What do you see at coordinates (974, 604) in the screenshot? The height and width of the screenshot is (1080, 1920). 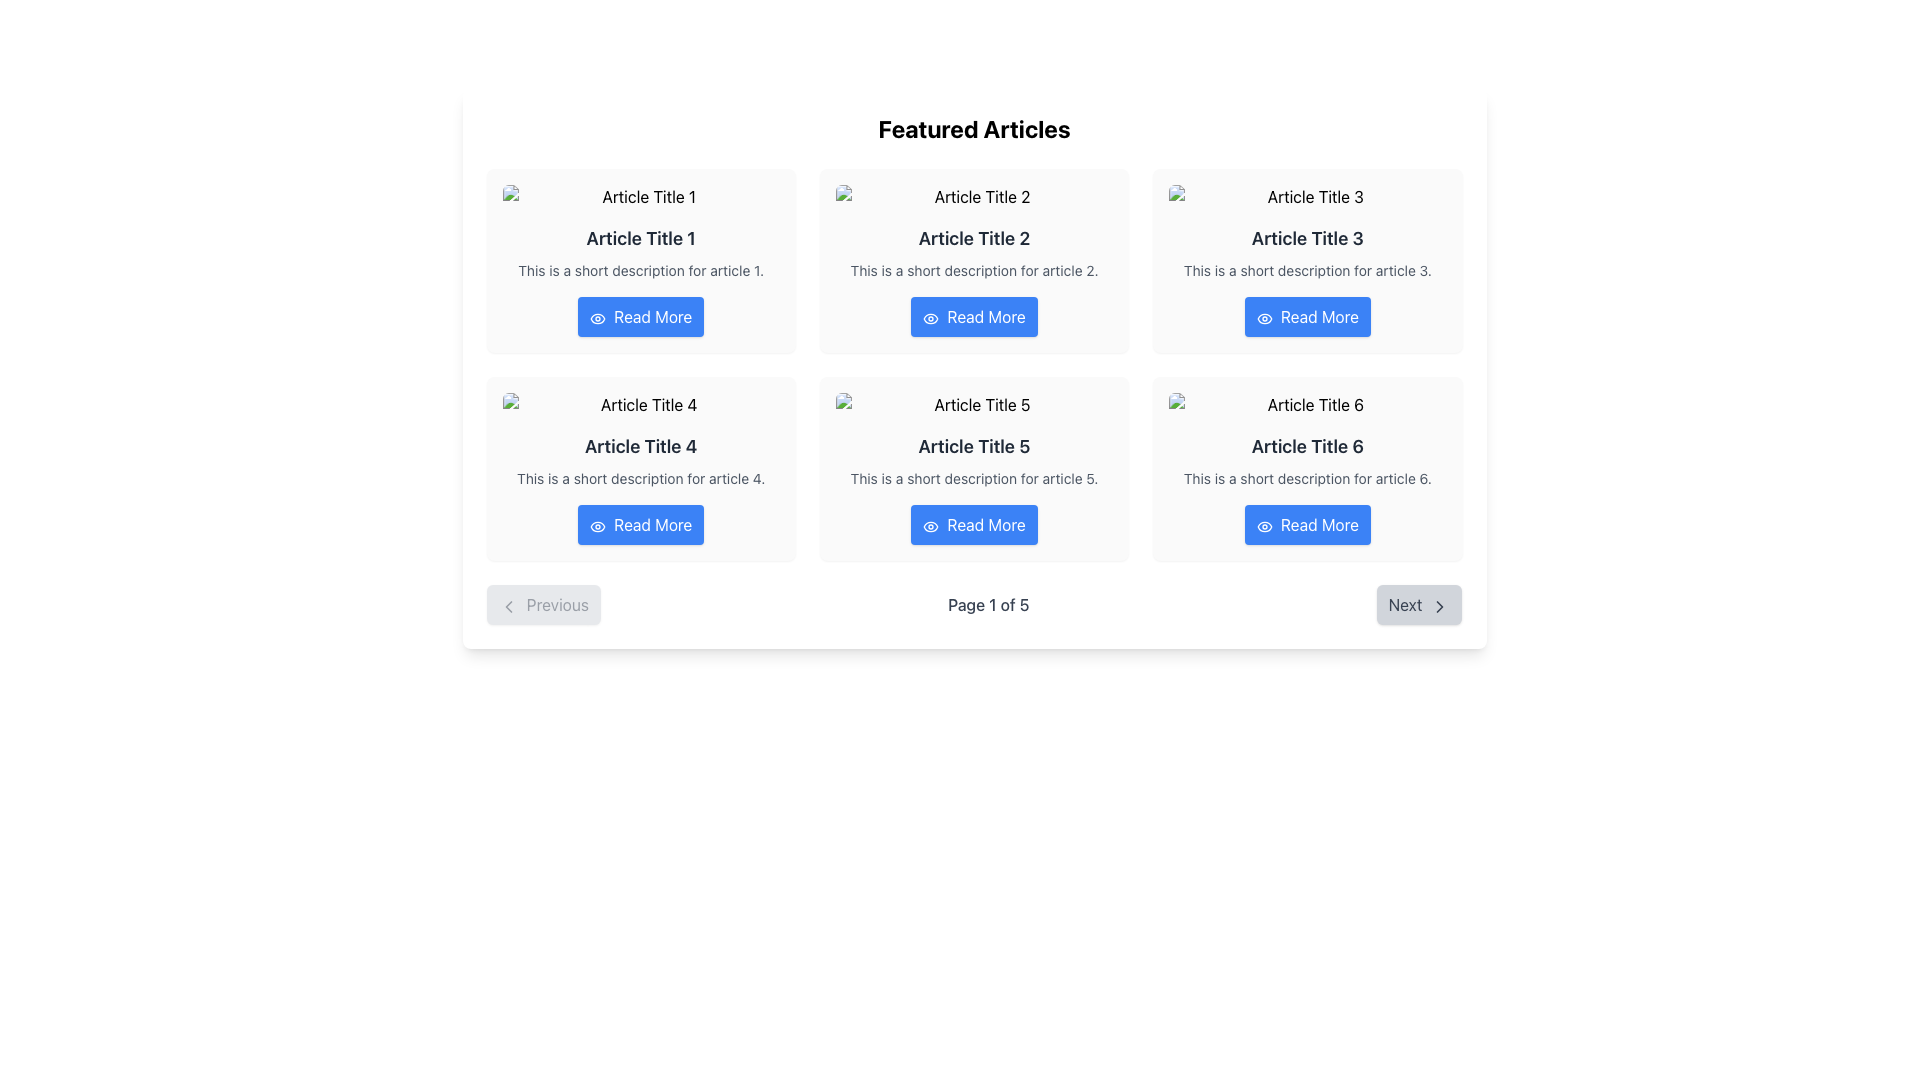 I see `page information displayed in the pagination bar located at the bottom of the 'Featured Articles' section` at bounding box center [974, 604].